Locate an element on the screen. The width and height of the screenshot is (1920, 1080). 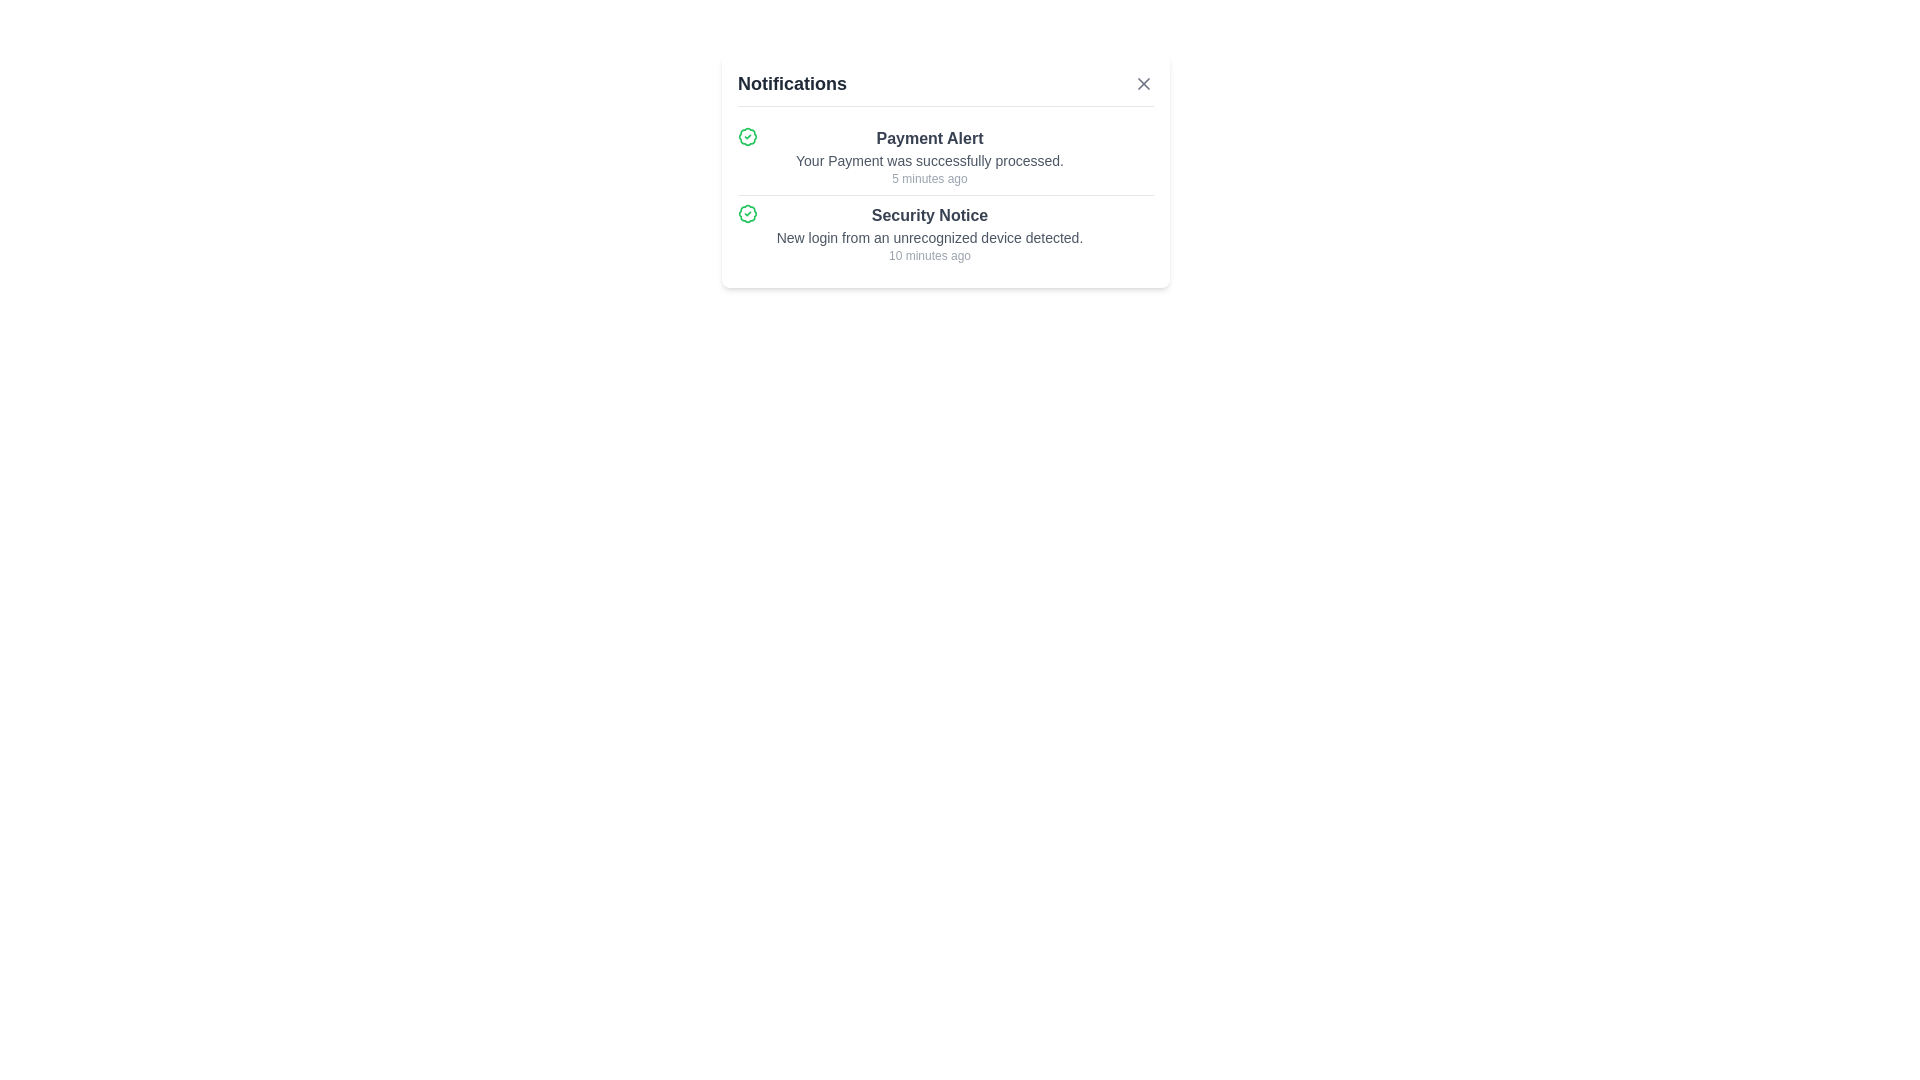
the 'Security Notice' label, which is styled with a bold font and medium gray color, located within the second notification card is located at coordinates (929, 216).